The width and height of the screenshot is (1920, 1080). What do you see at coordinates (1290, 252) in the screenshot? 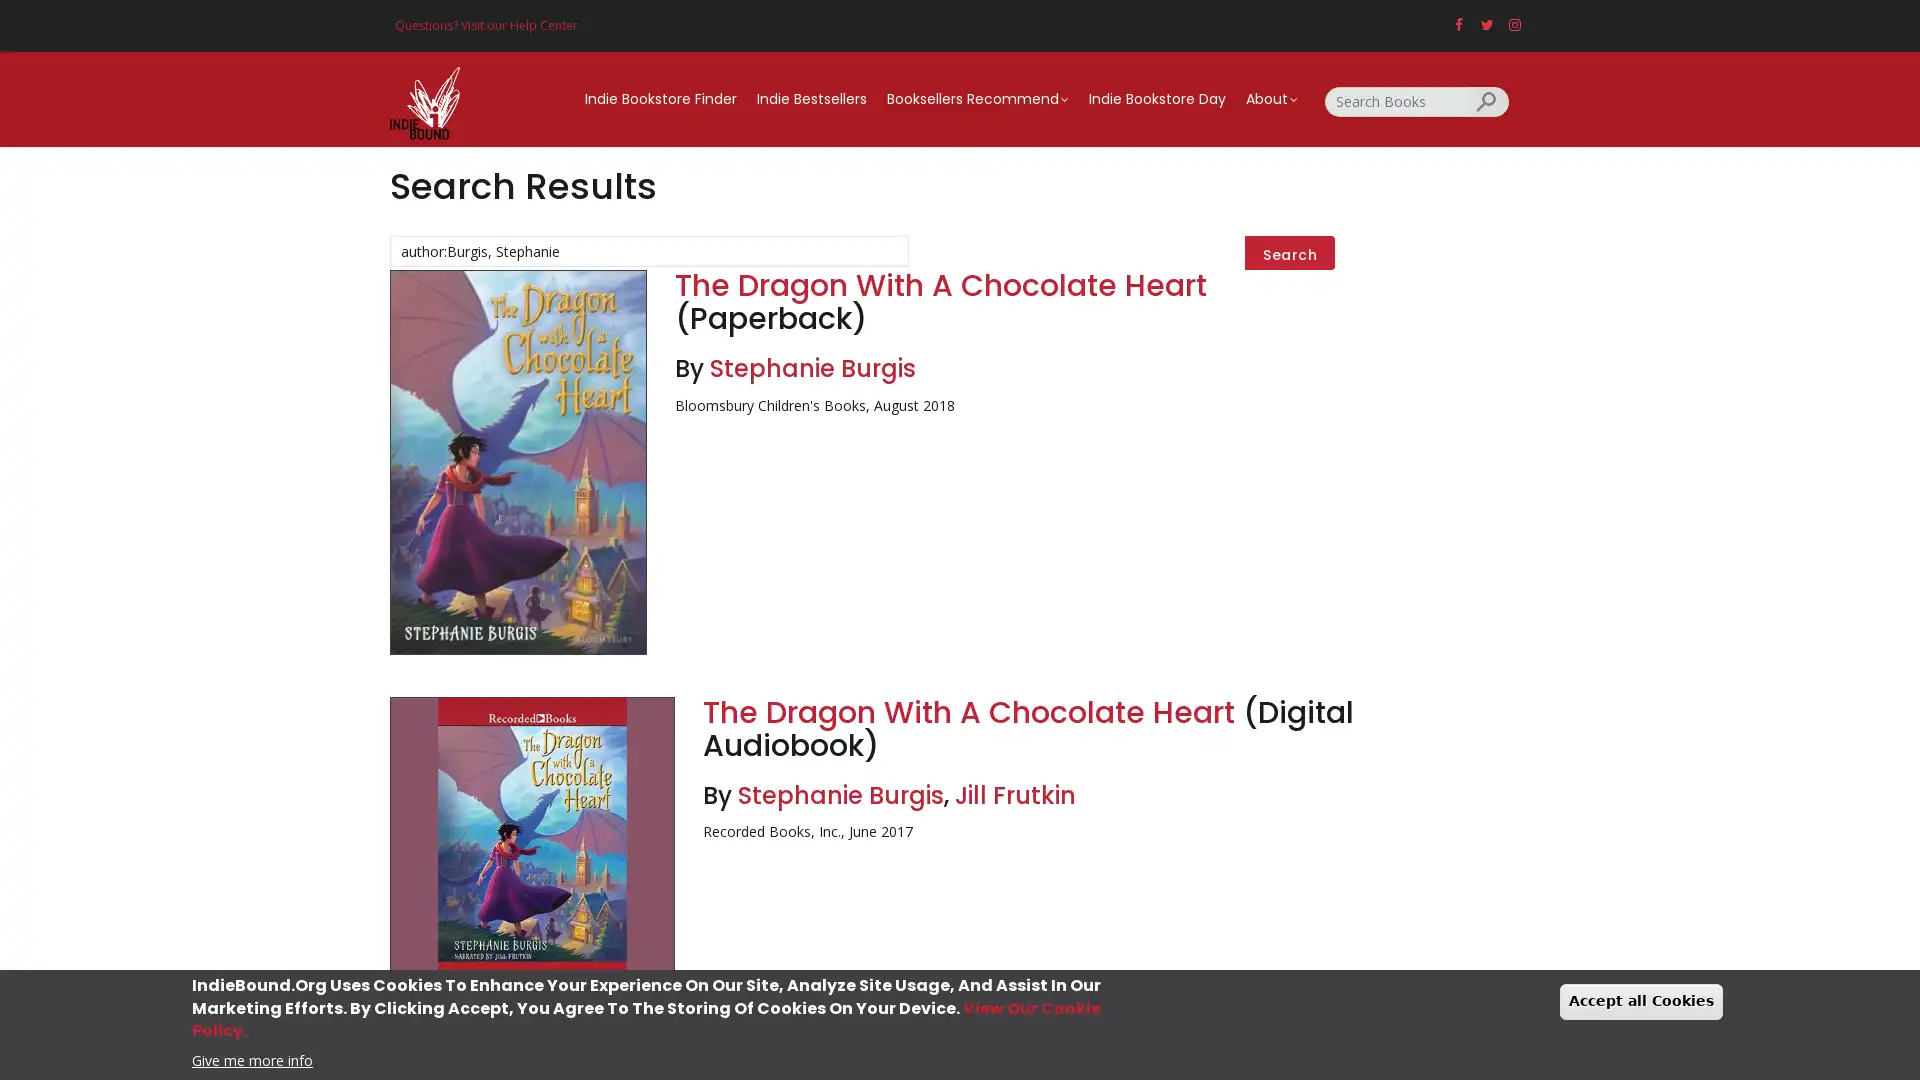
I see `Search` at bounding box center [1290, 252].